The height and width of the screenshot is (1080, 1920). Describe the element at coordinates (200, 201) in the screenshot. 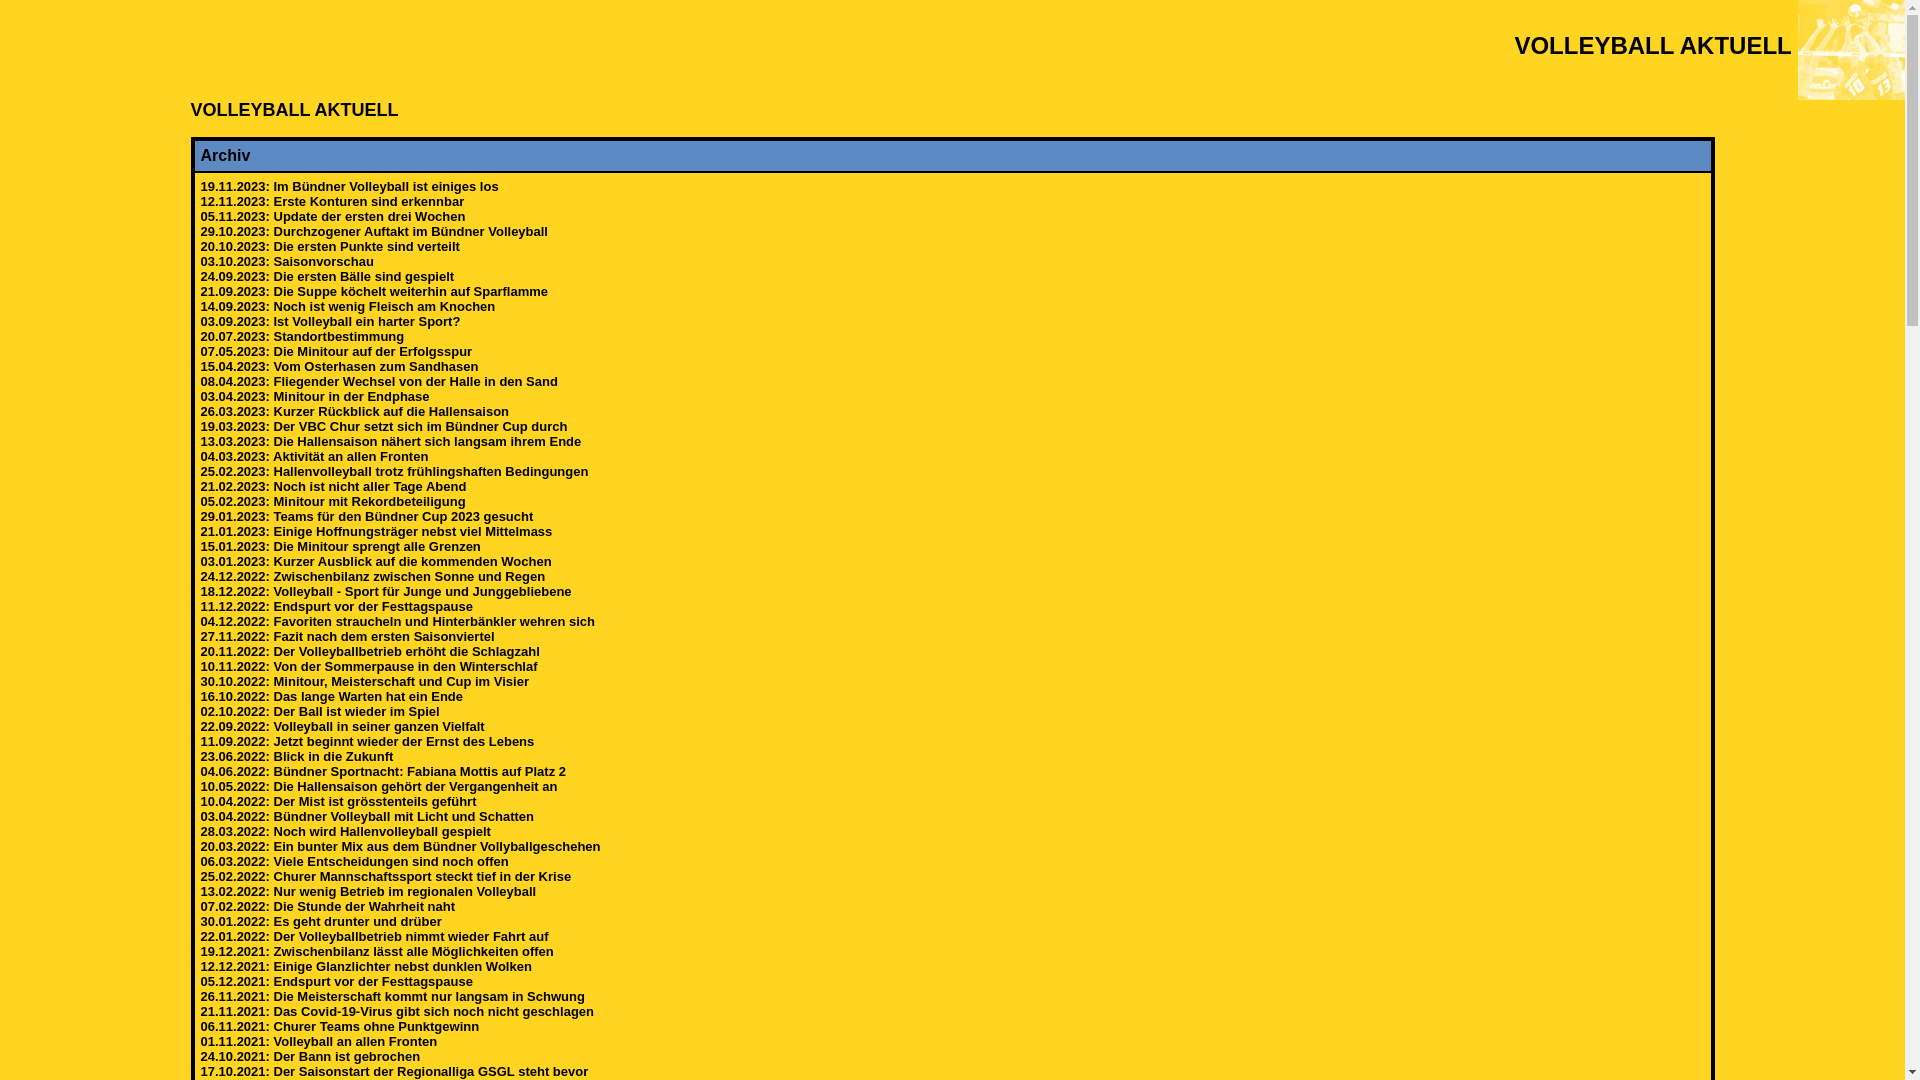

I see `'12.11.2023: Erste Konturen sind erkennbar'` at that location.